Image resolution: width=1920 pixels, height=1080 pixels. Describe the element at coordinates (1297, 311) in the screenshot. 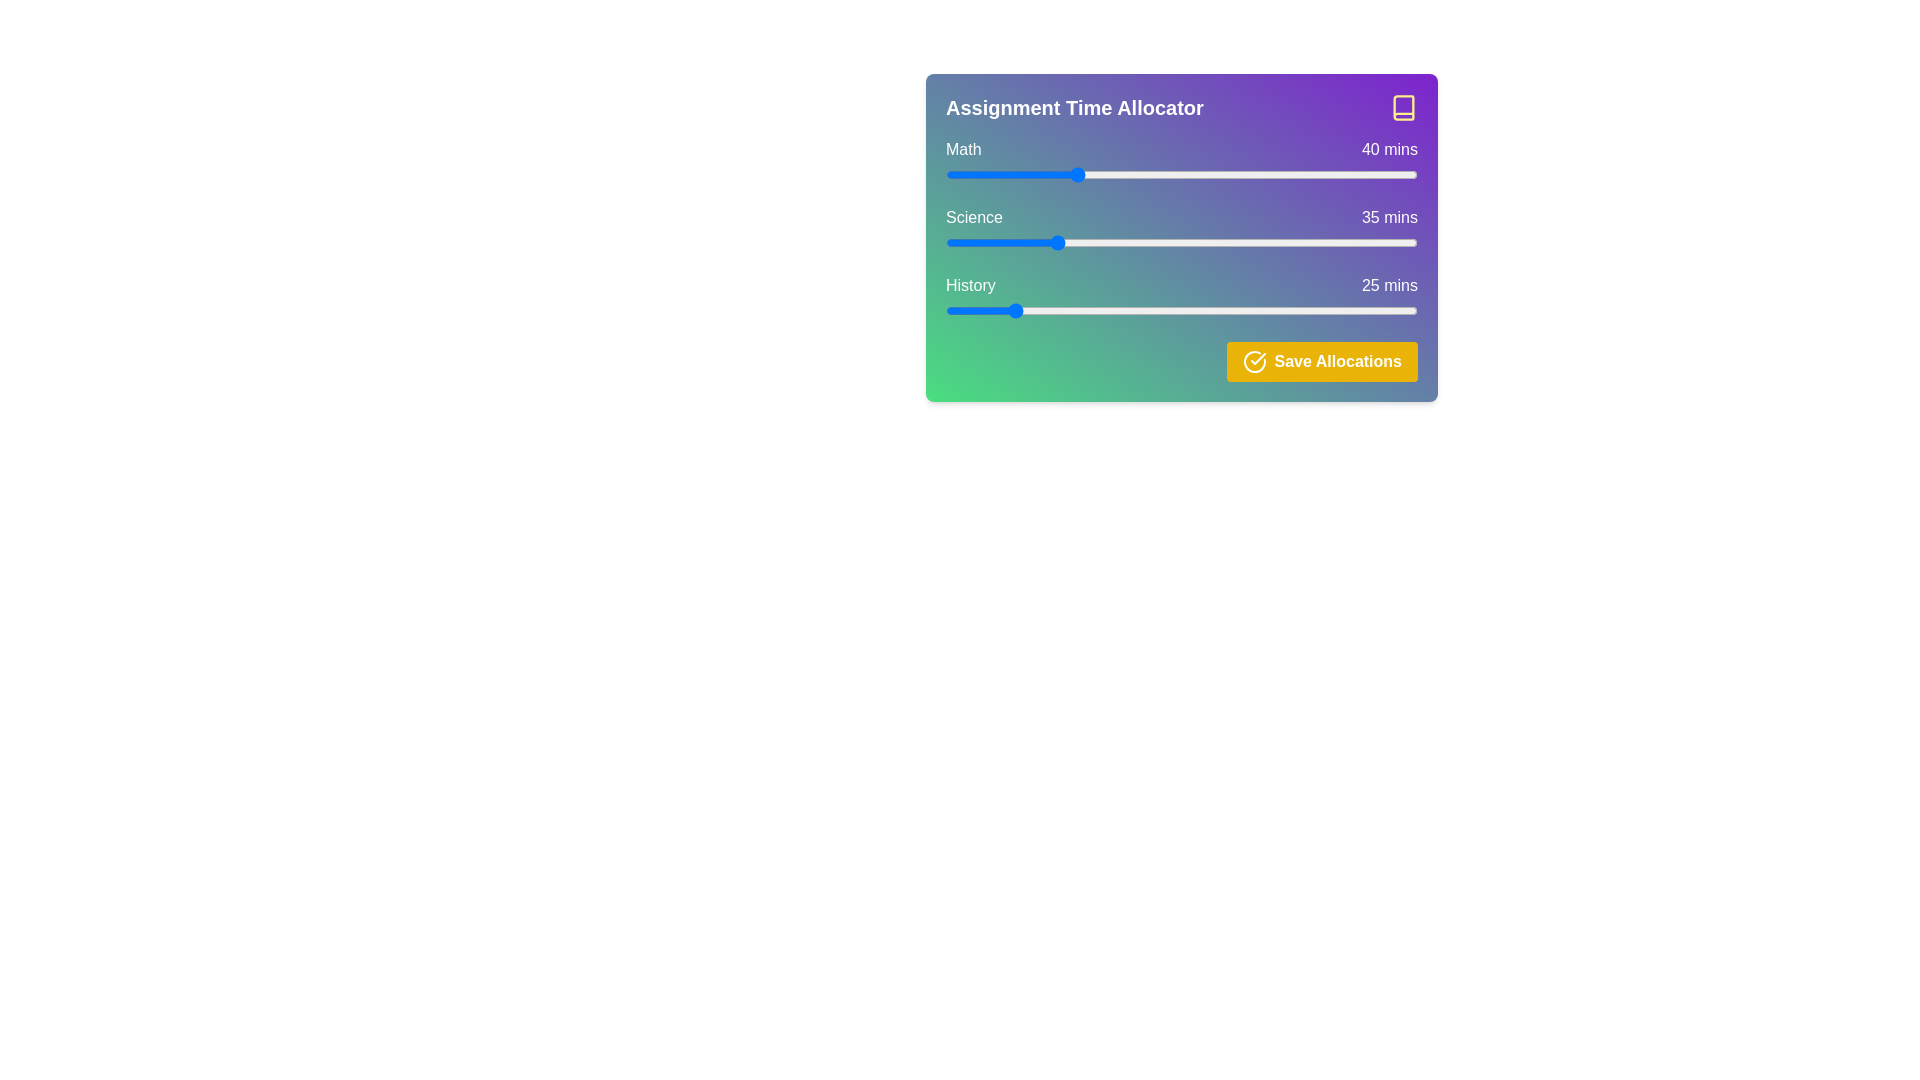

I see `history time allocation` at that location.